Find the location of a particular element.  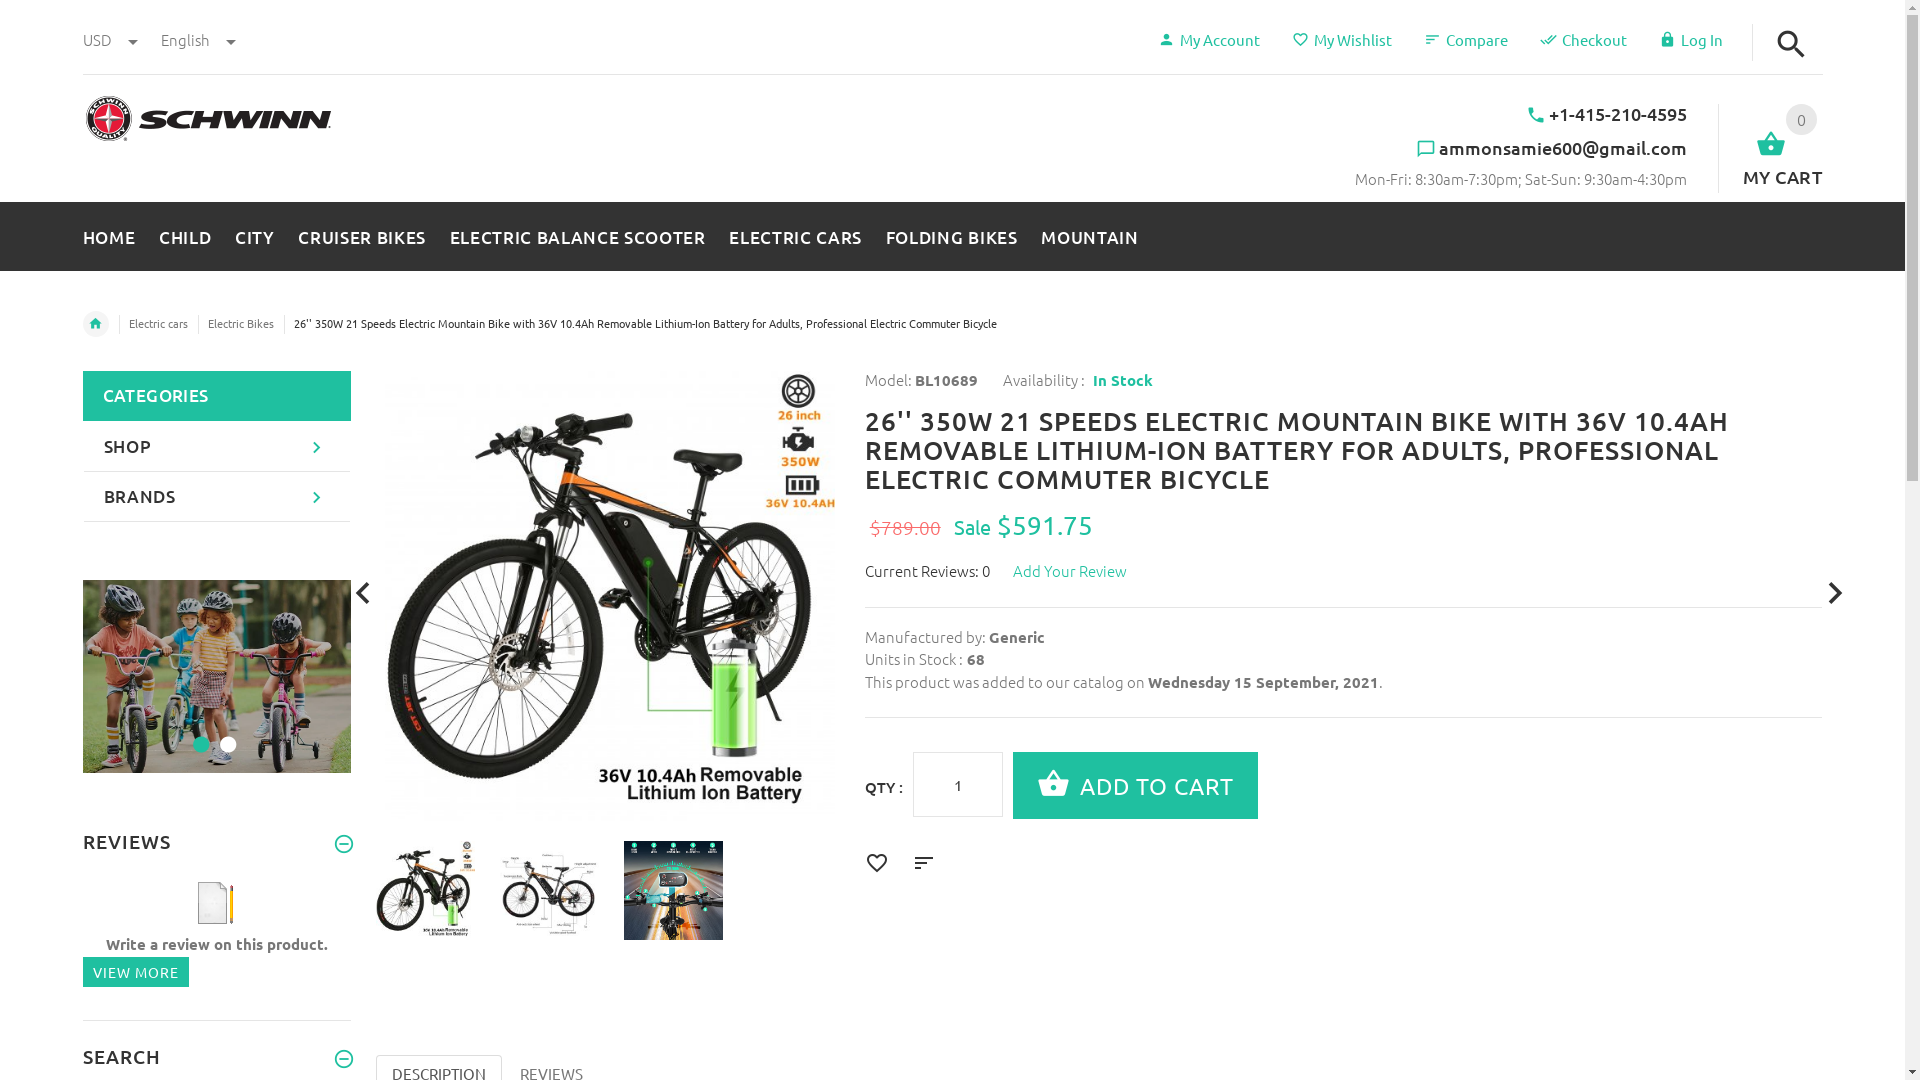

'USD' is located at coordinates (109, 39).